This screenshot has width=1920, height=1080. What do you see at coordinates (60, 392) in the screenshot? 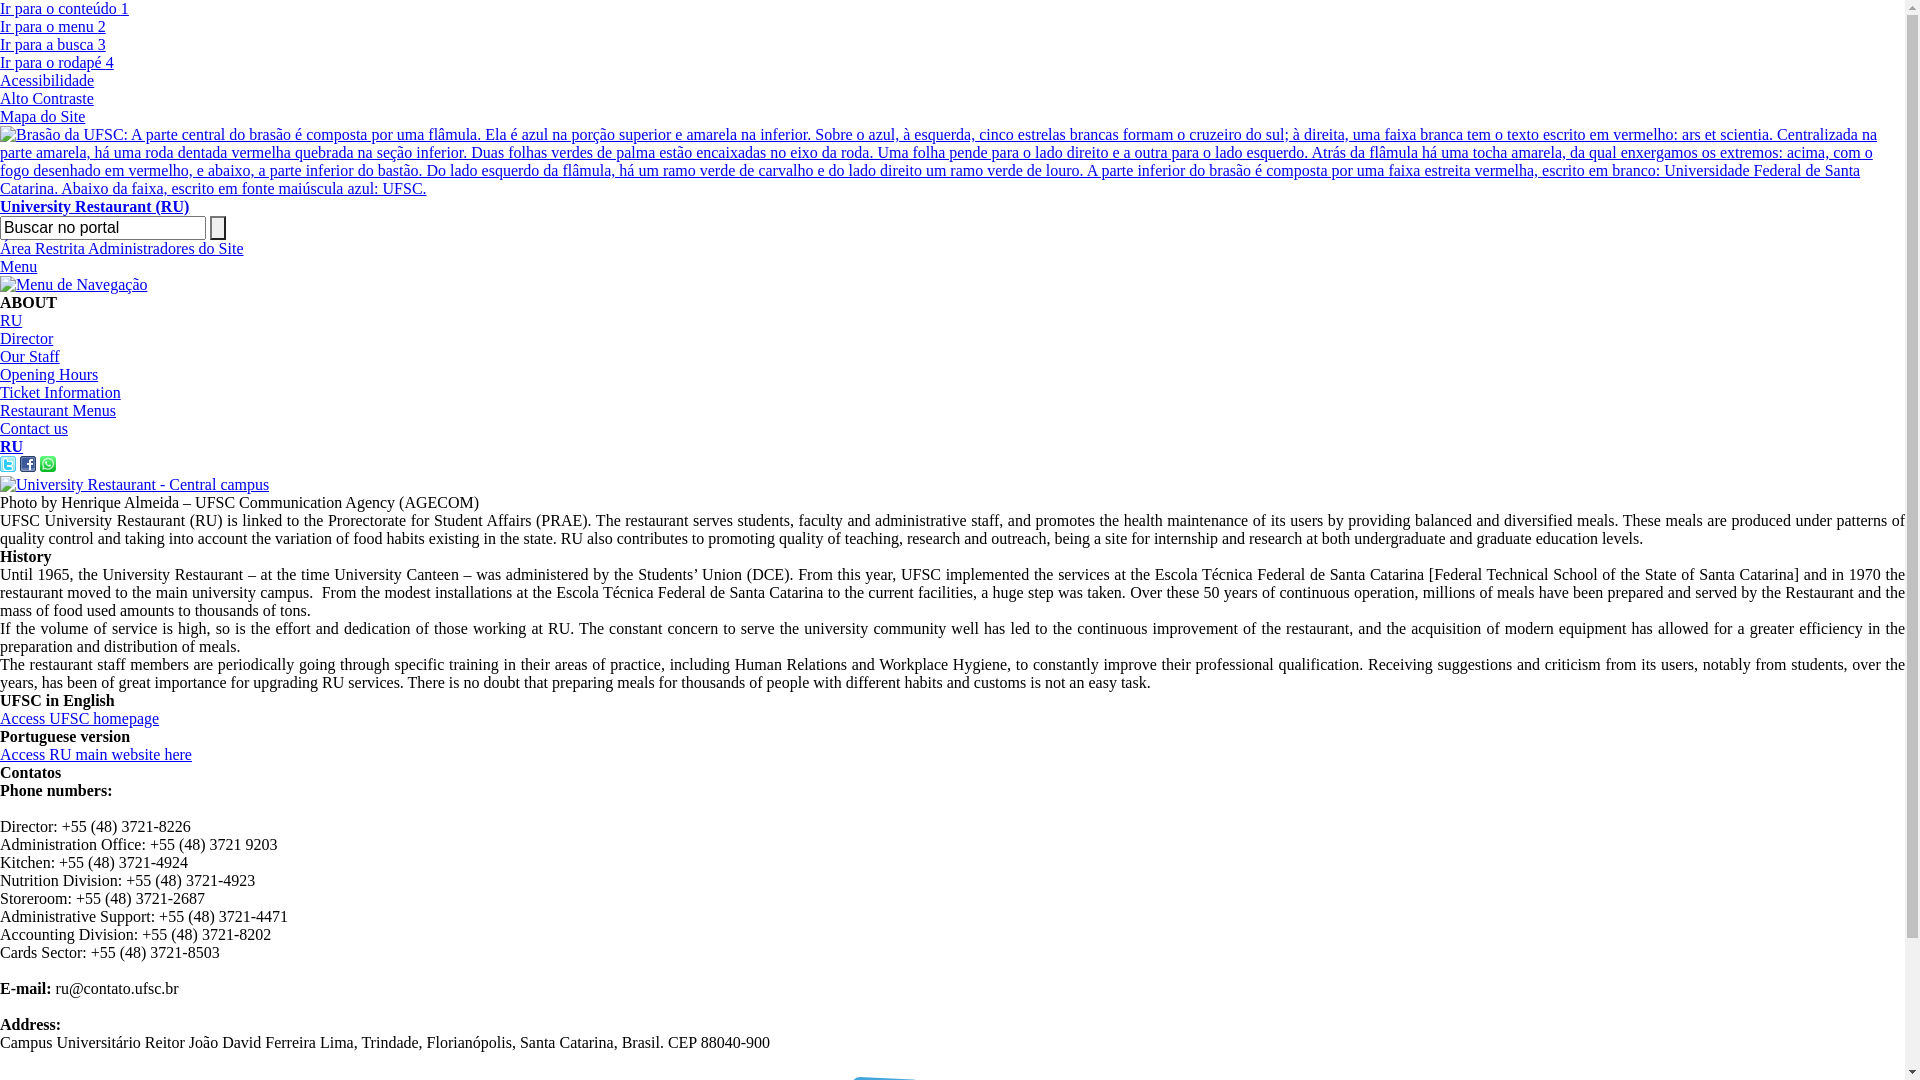
I see `'Ticket Information'` at bounding box center [60, 392].